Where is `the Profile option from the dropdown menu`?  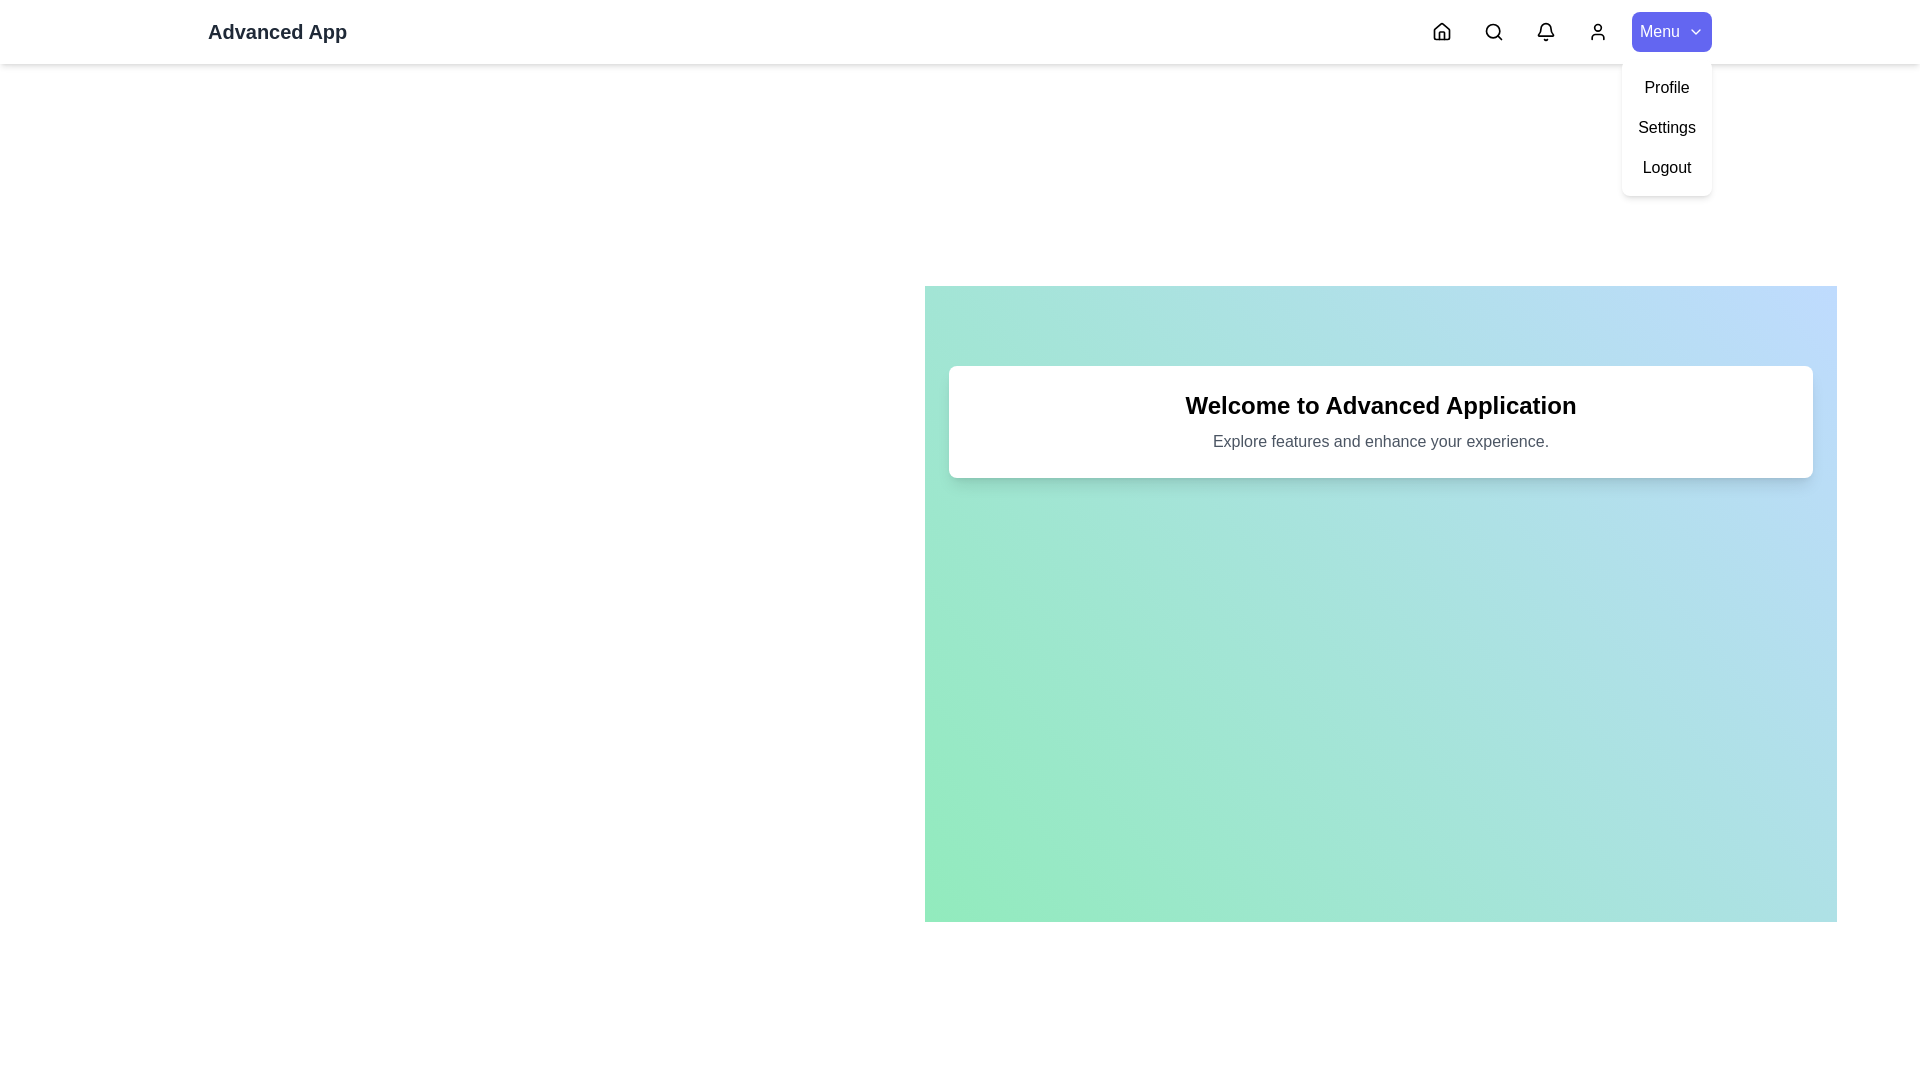 the Profile option from the dropdown menu is located at coordinates (1667, 87).